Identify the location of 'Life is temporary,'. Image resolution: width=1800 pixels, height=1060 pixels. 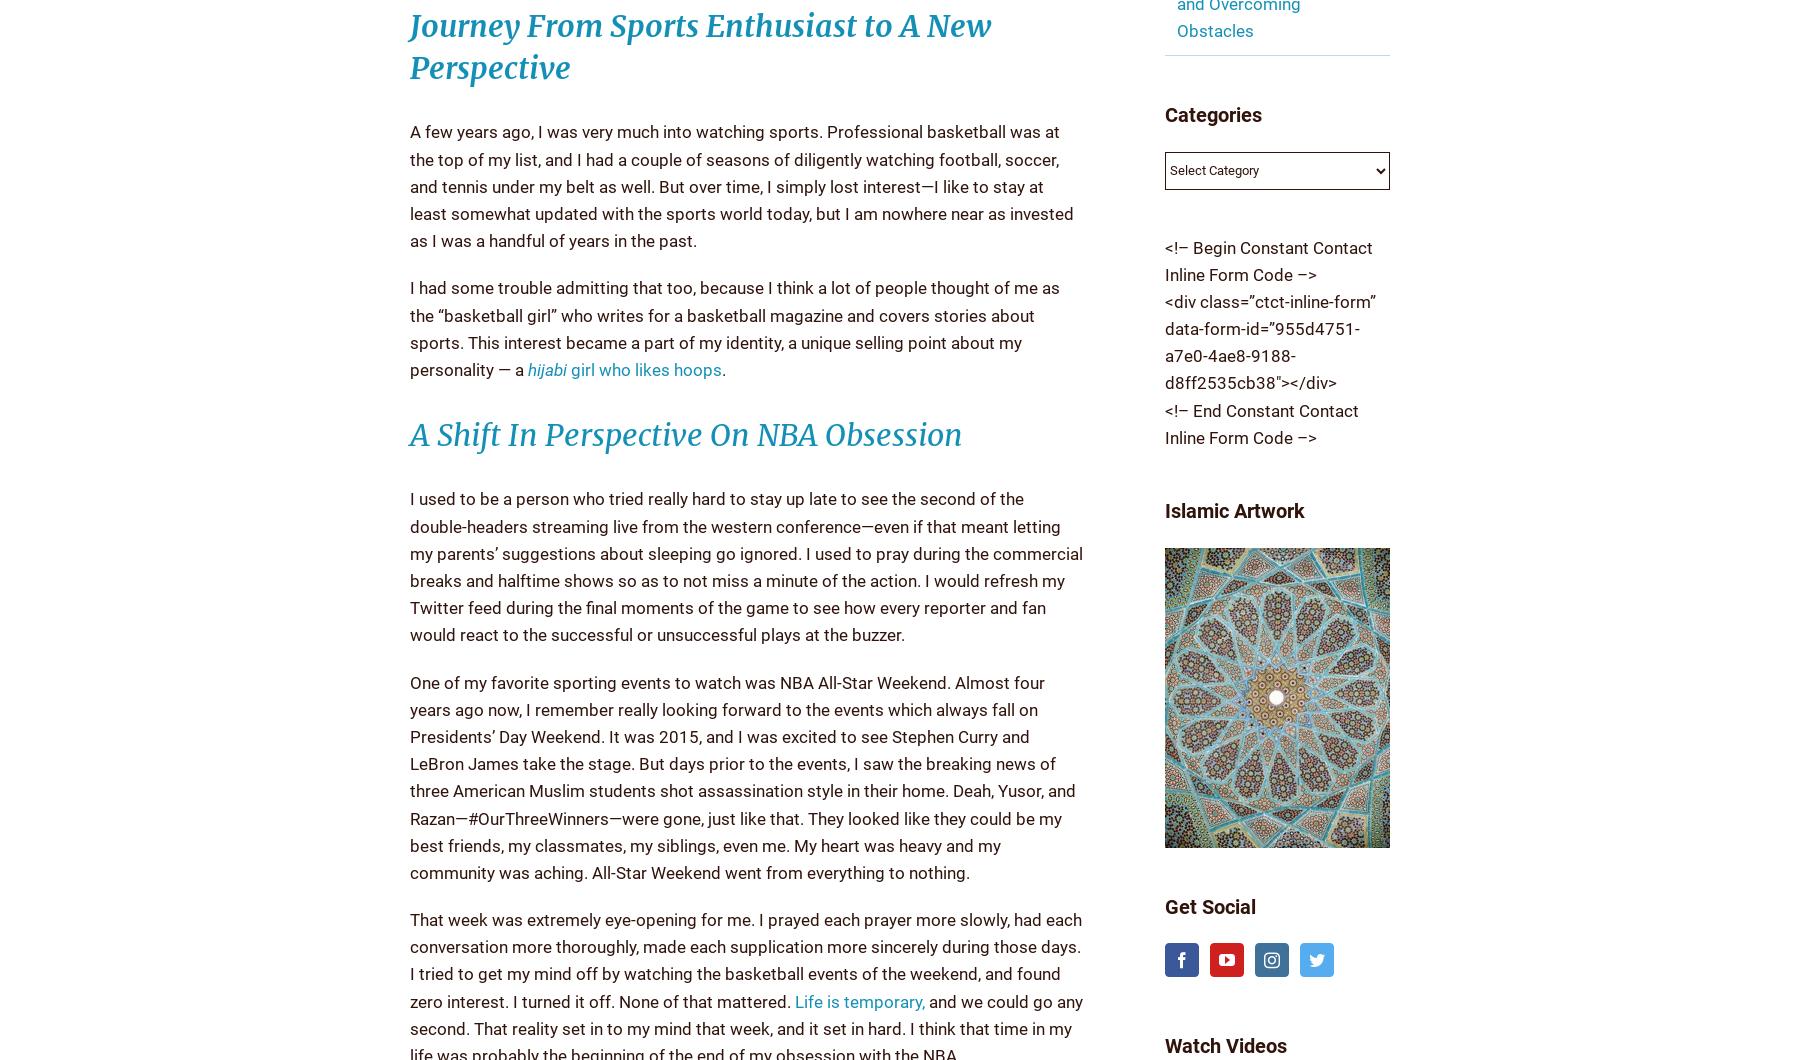
(860, 999).